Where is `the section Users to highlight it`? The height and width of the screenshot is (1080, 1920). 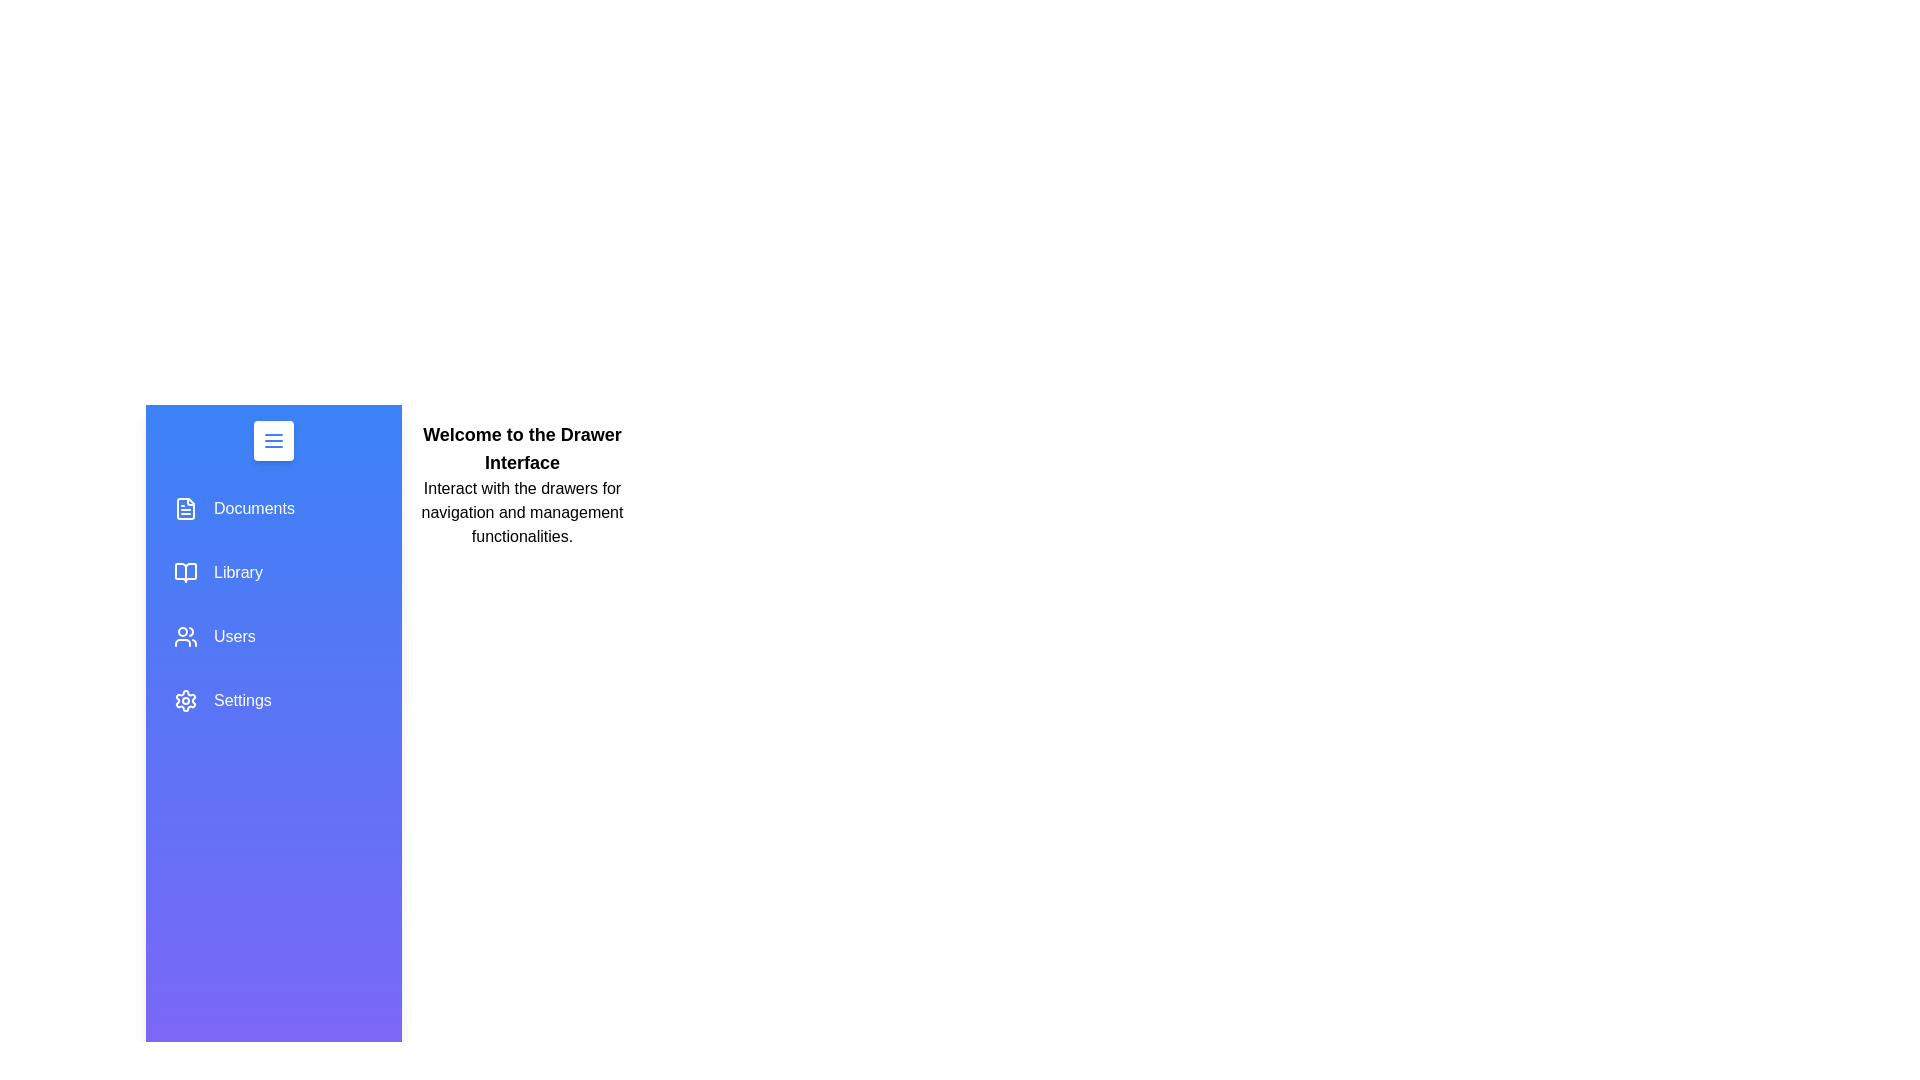 the section Users to highlight it is located at coordinates (272, 636).